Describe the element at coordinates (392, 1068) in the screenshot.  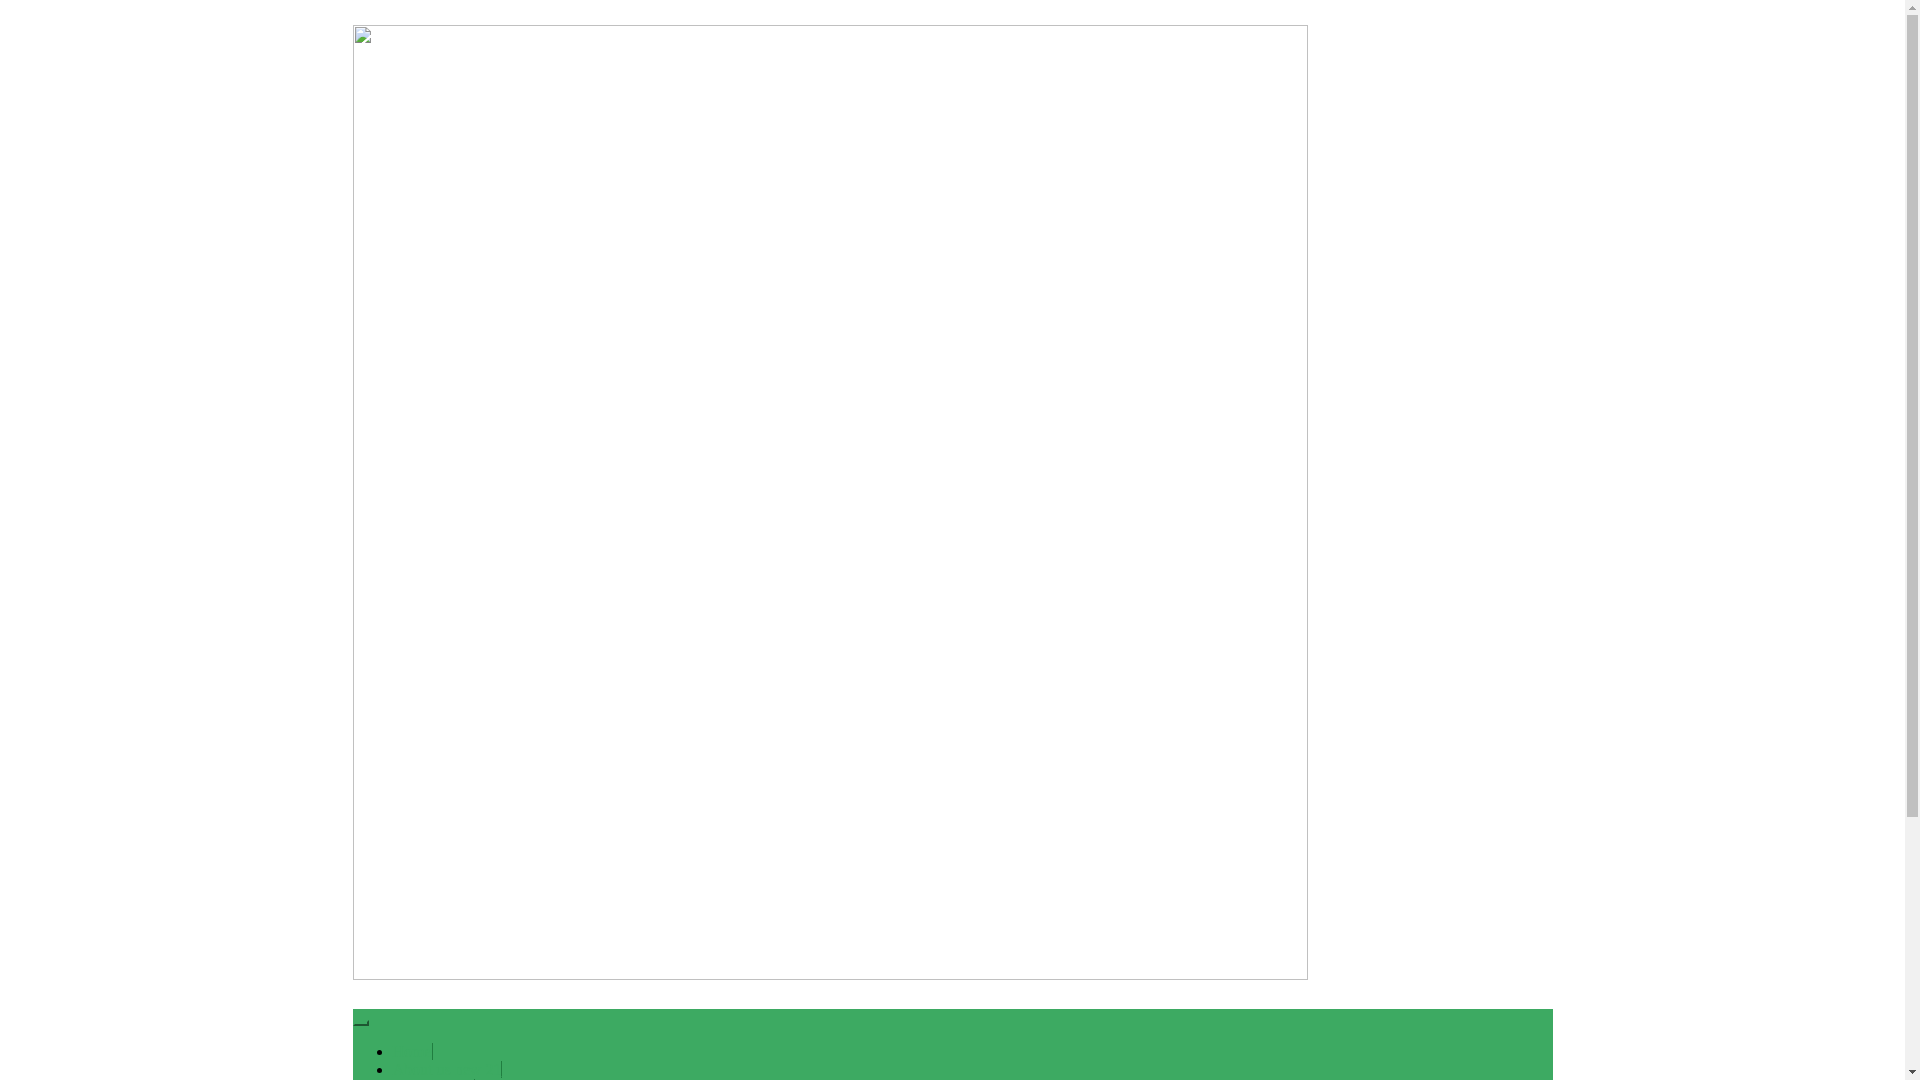
I see `'About us new 21'` at that location.